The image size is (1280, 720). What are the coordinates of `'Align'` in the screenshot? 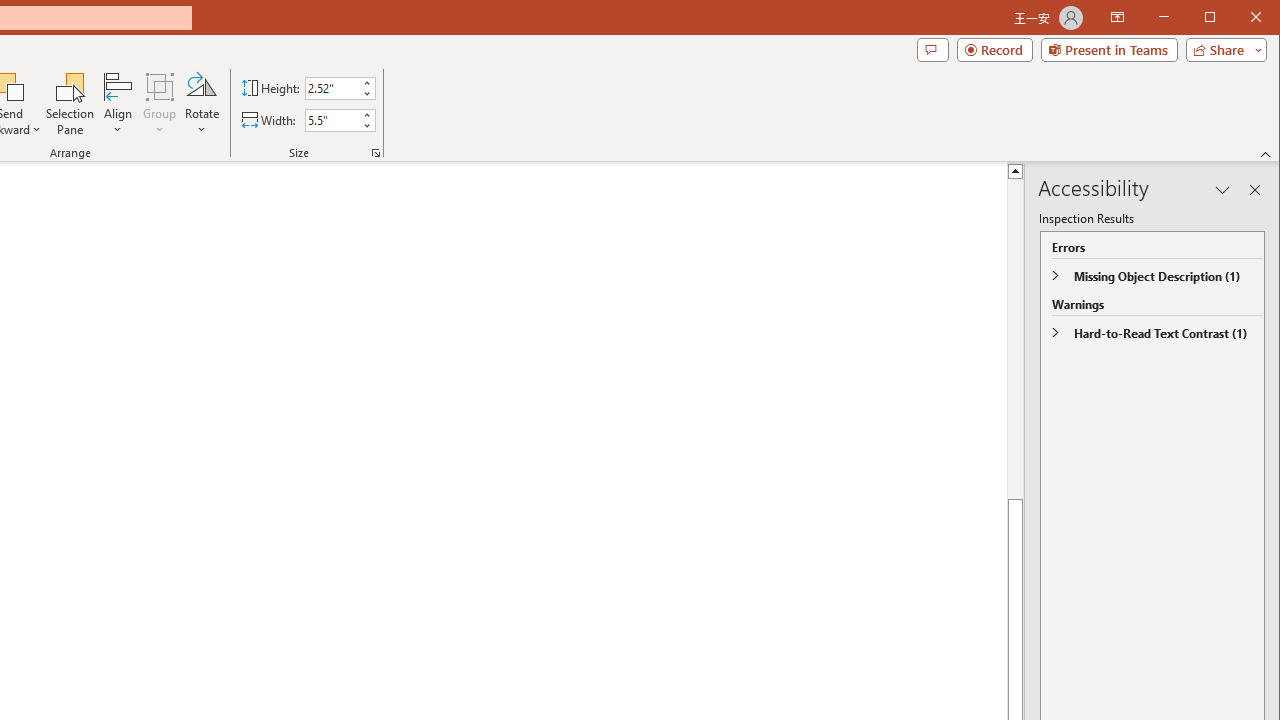 It's located at (117, 104).